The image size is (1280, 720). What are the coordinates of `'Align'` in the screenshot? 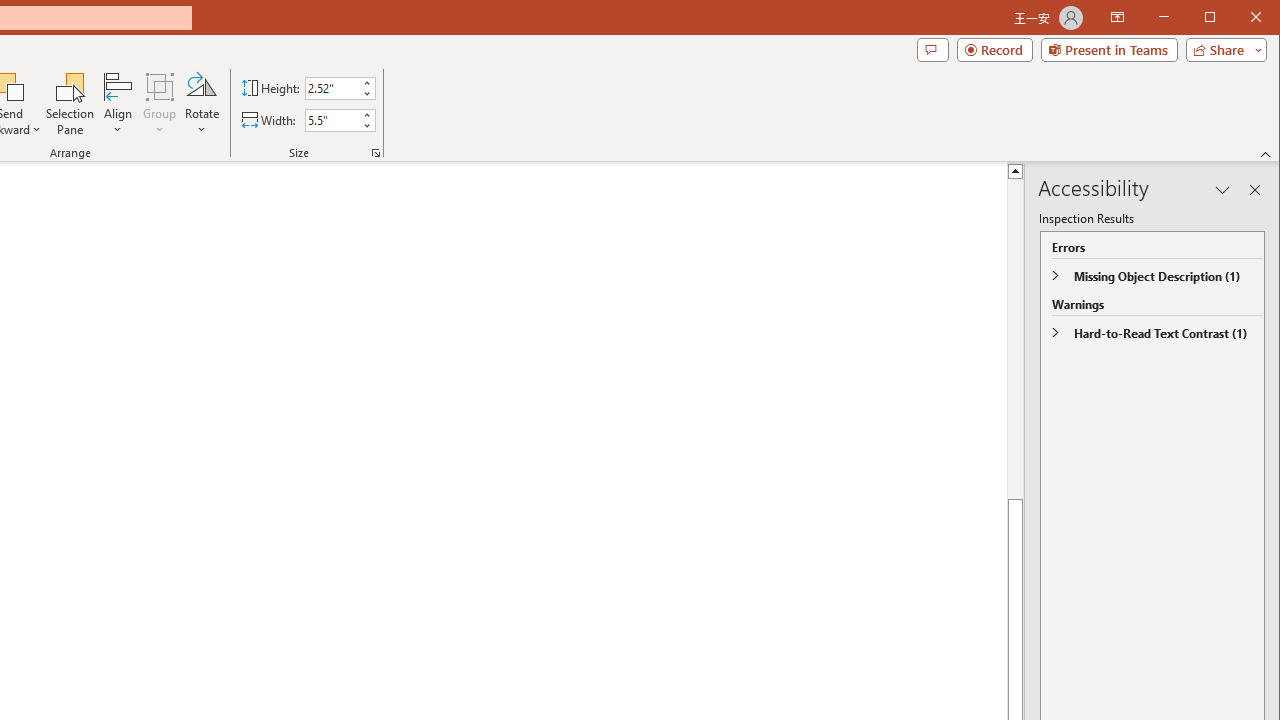 It's located at (117, 104).